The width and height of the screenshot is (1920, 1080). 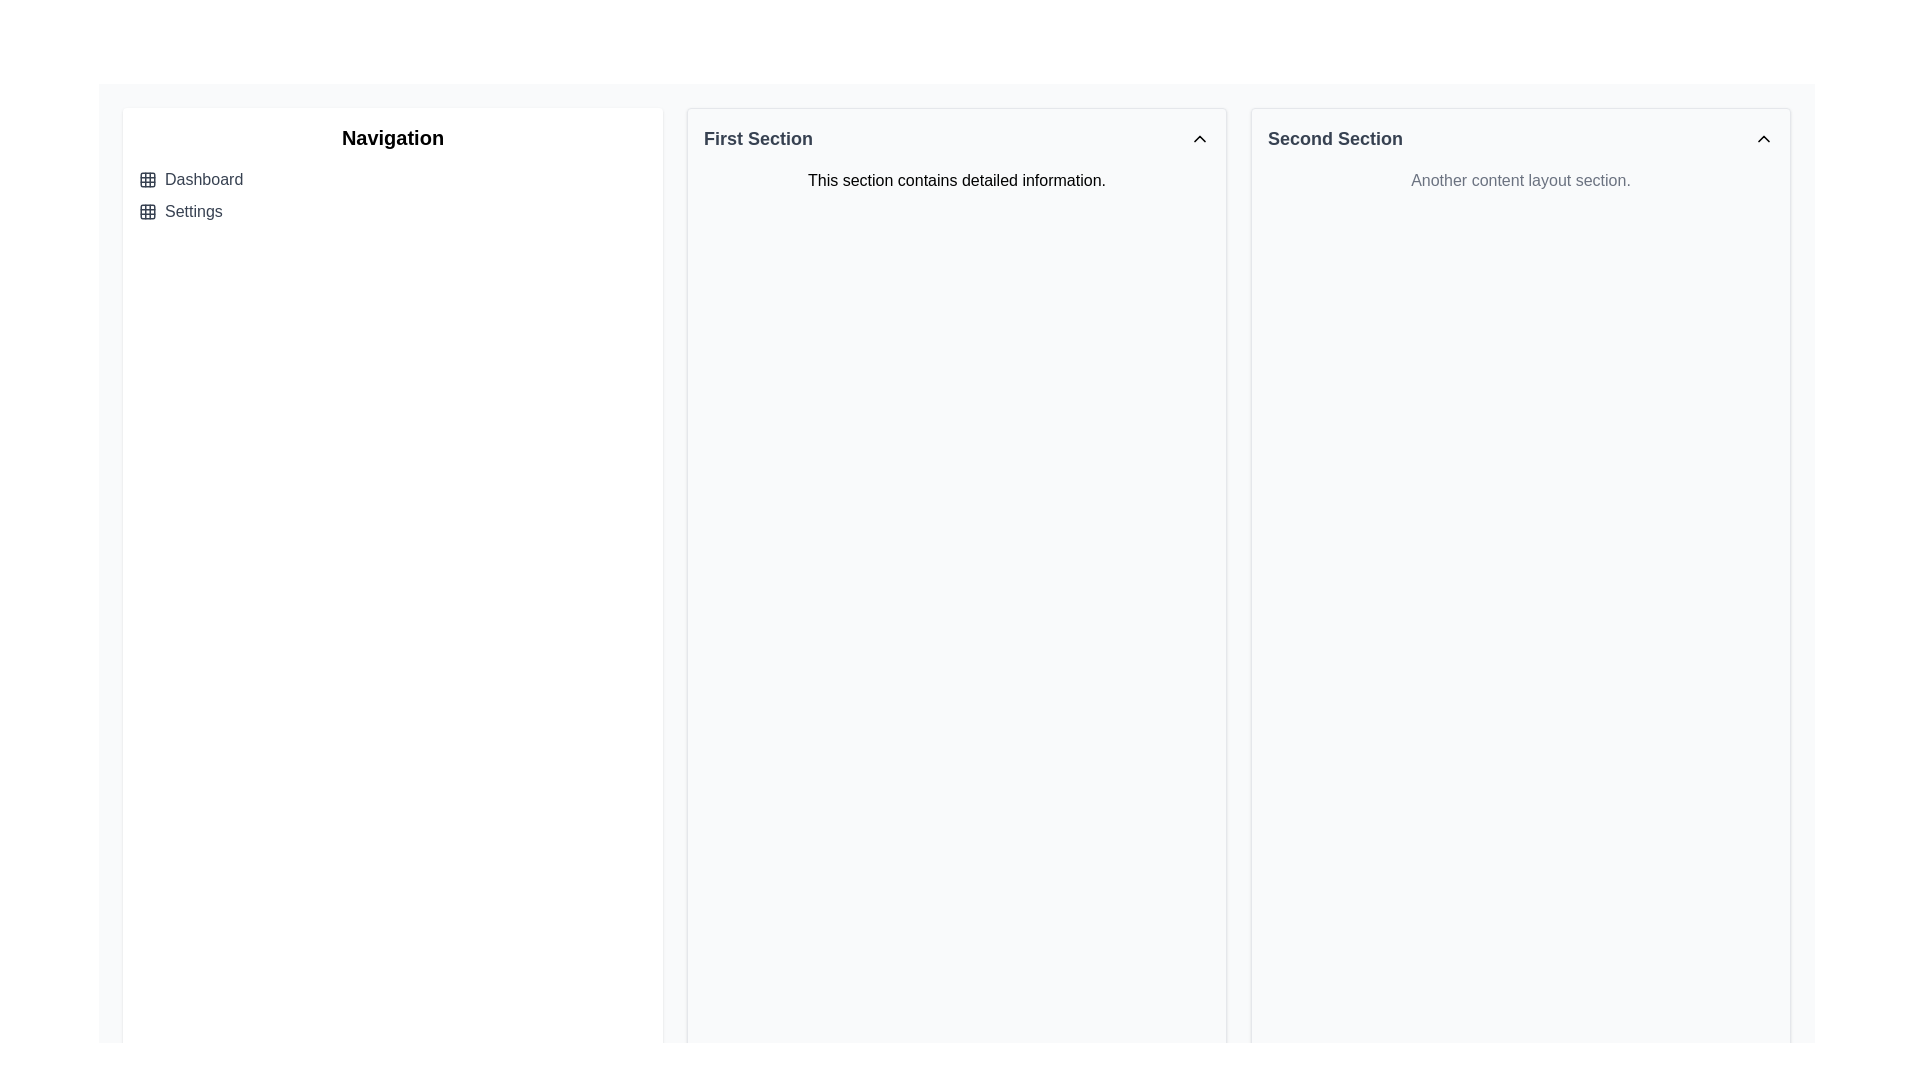 What do you see at coordinates (147, 180) in the screenshot?
I see `the 'Dashboard' icon located in the navigation bar, which is the first icon preceding the 'Dashboard' label` at bounding box center [147, 180].